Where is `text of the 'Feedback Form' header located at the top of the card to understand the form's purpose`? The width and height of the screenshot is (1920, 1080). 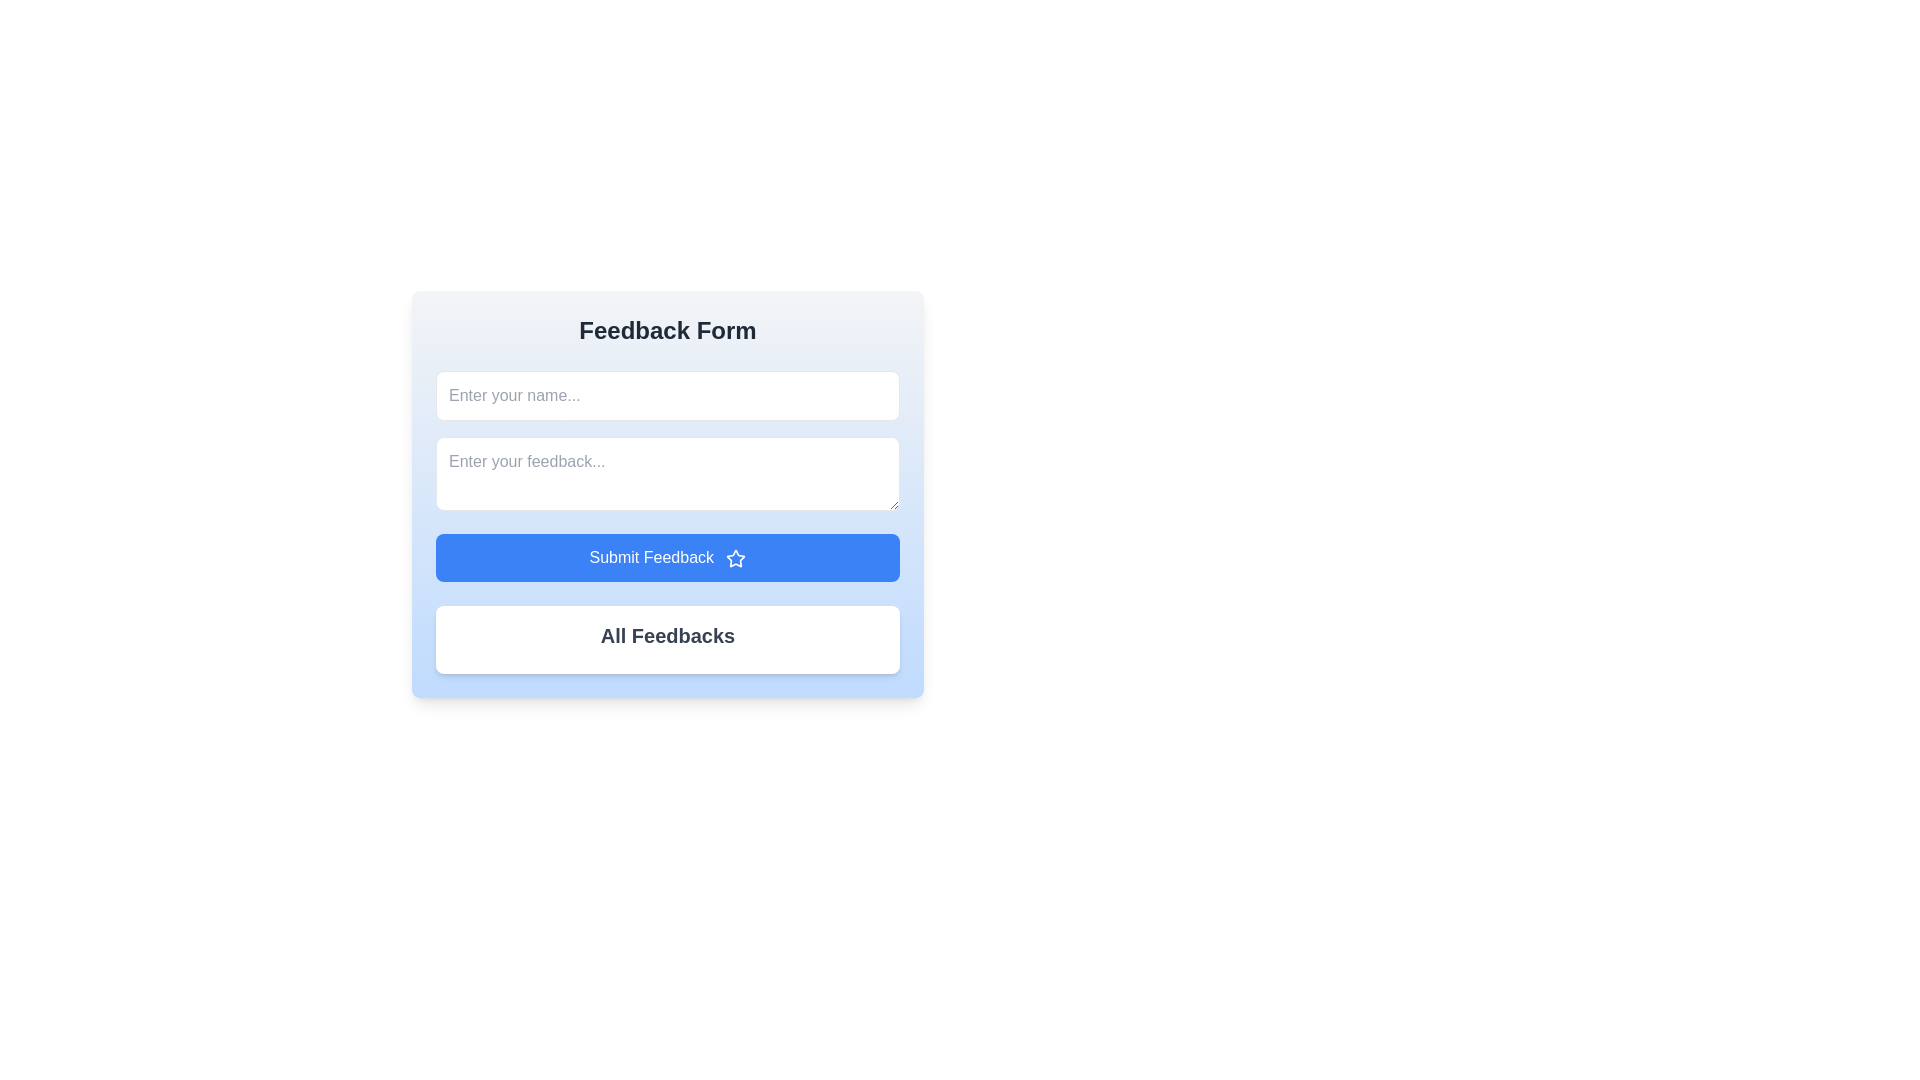 text of the 'Feedback Form' header located at the top of the card to understand the form's purpose is located at coordinates (667, 330).